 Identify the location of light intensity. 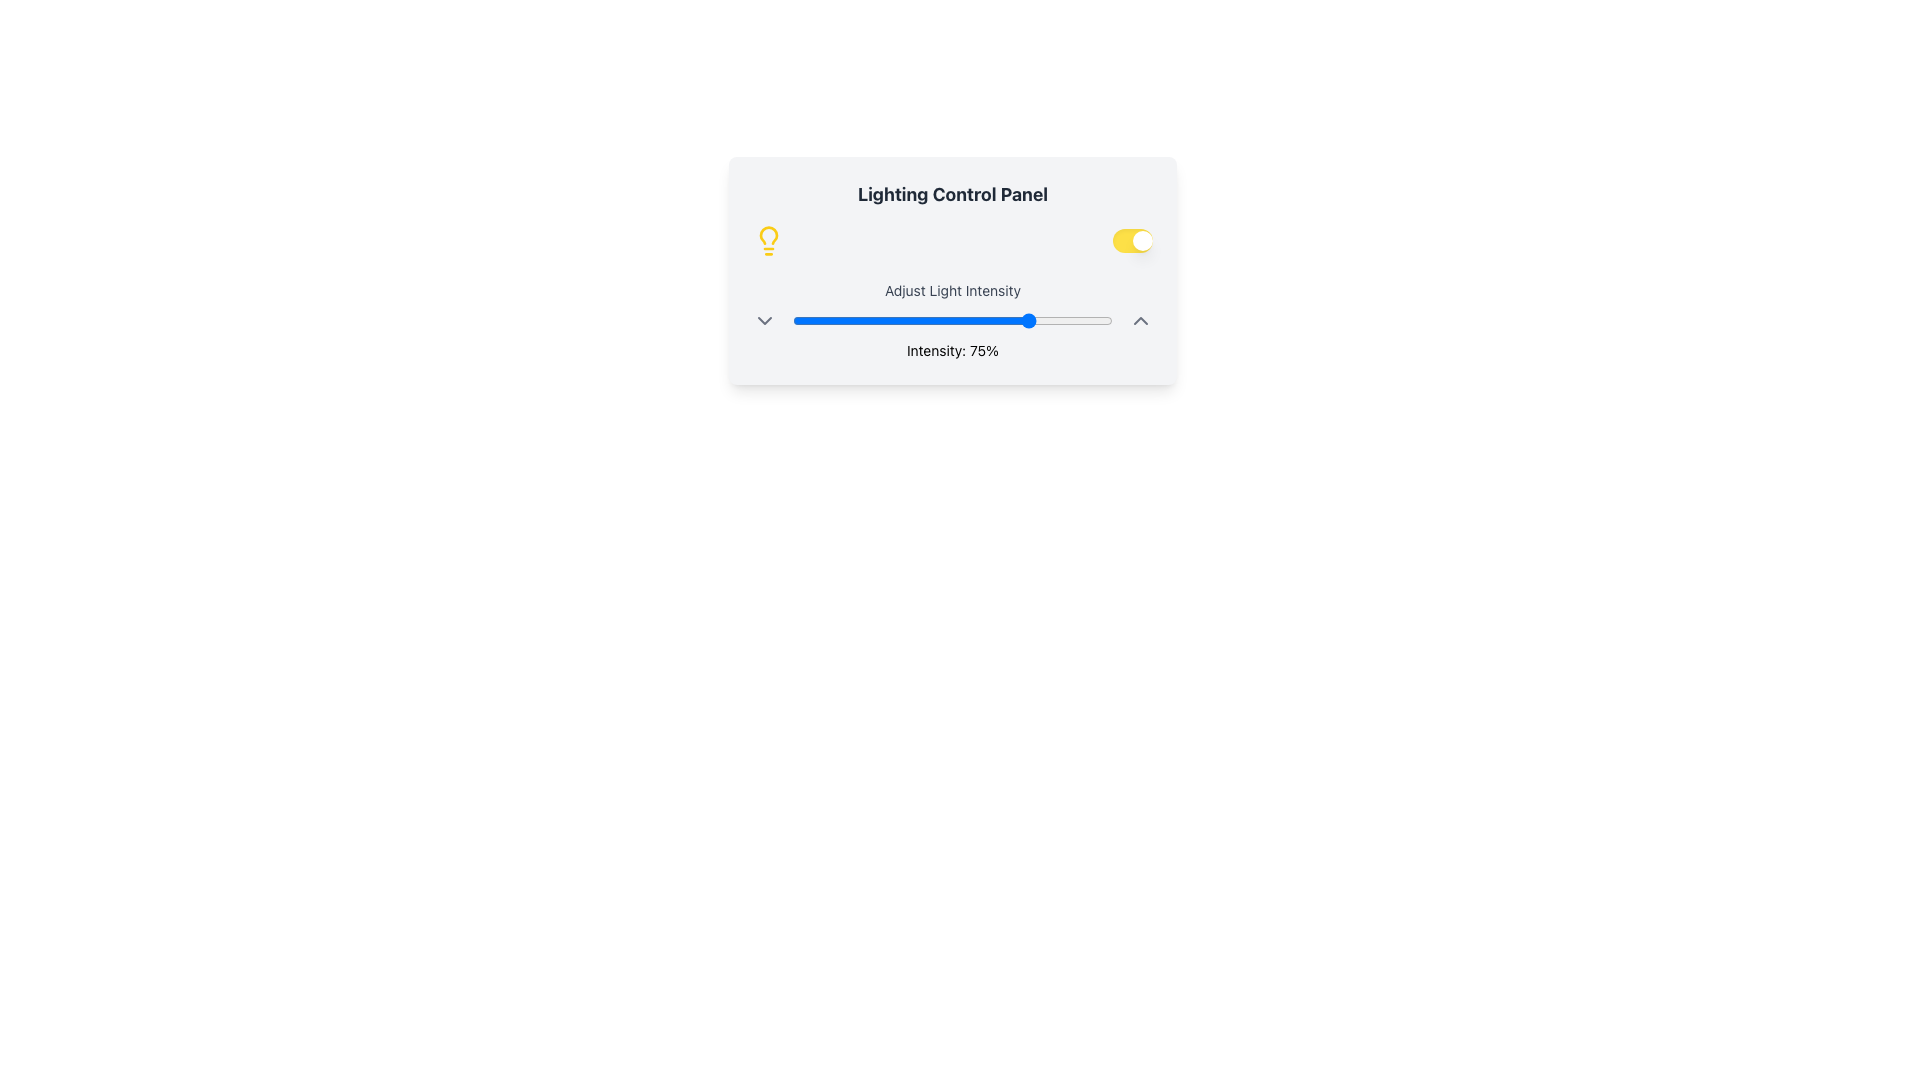
(1105, 319).